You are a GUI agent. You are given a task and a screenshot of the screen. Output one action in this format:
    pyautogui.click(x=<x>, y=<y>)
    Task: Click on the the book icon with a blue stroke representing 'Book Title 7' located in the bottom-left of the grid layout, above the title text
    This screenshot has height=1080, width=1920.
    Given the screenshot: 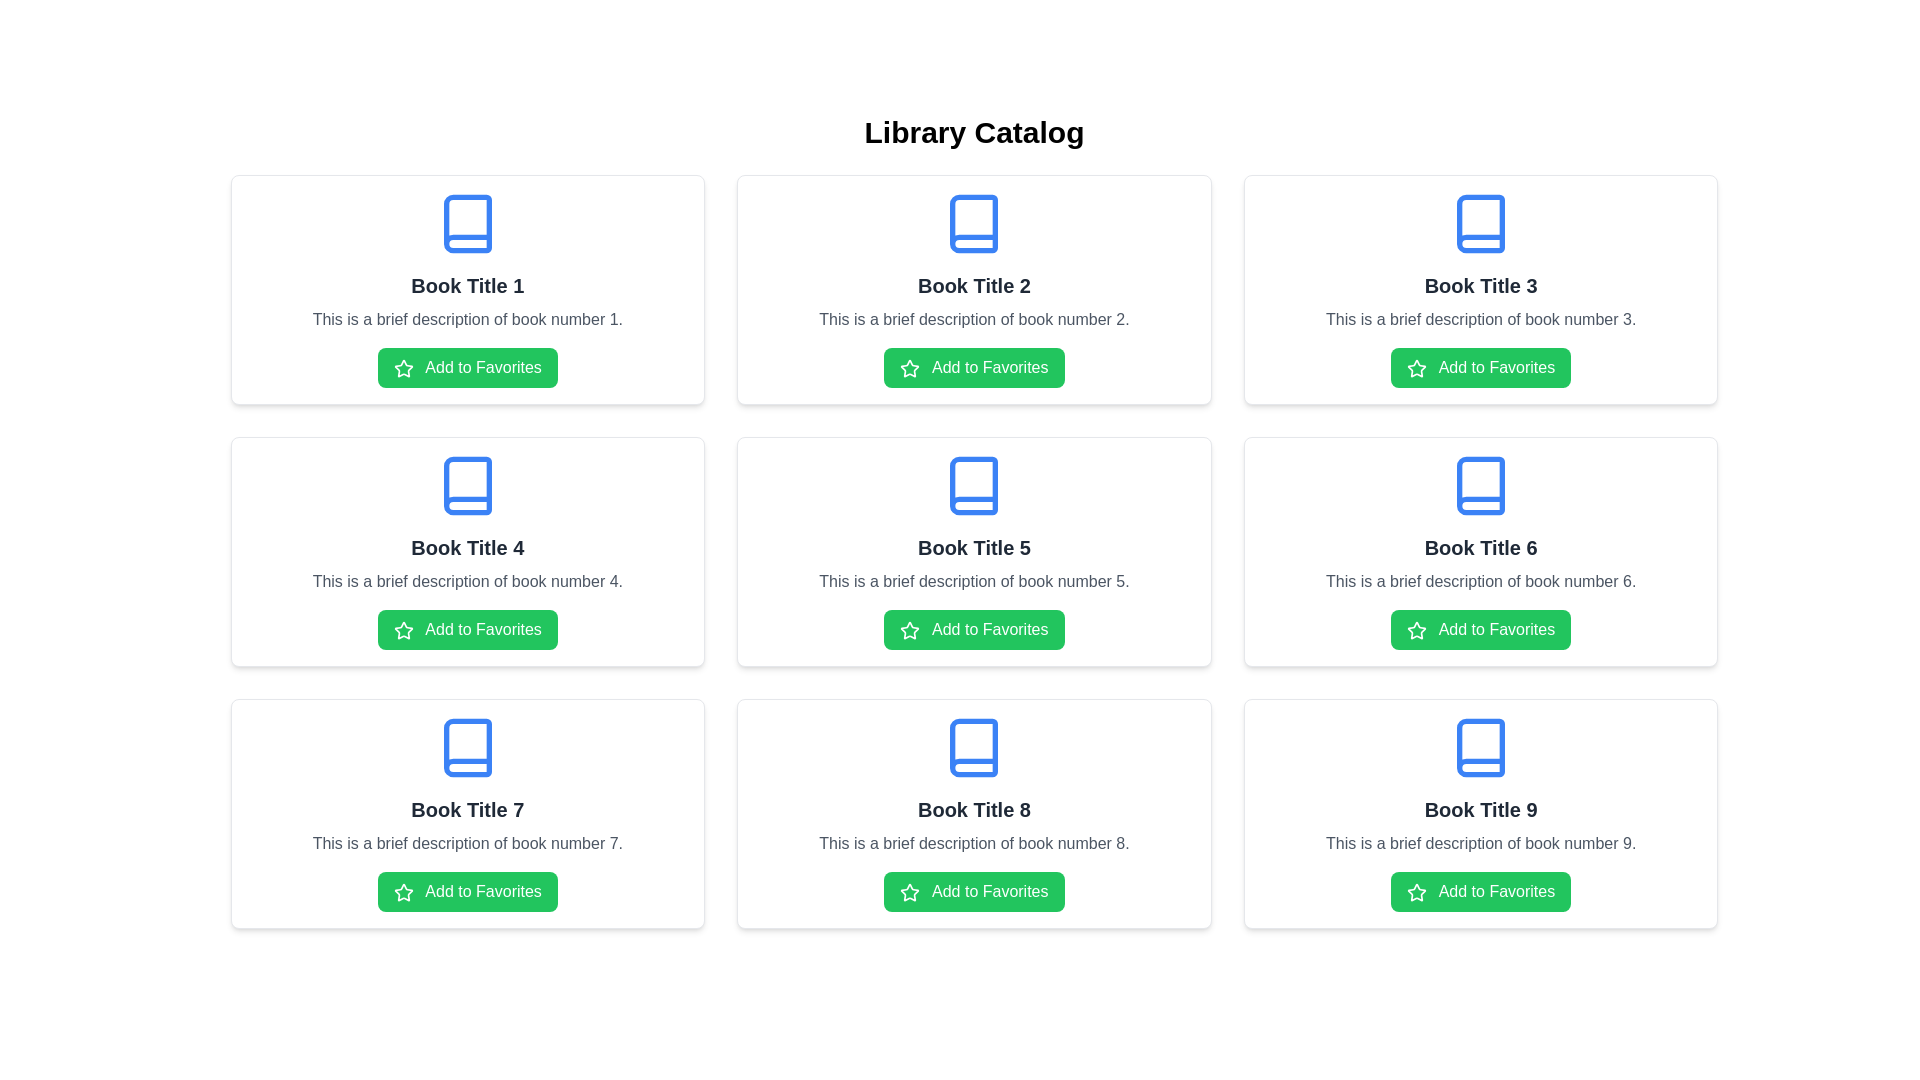 What is the action you would take?
    pyautogui.click(x=466, y=748)
    